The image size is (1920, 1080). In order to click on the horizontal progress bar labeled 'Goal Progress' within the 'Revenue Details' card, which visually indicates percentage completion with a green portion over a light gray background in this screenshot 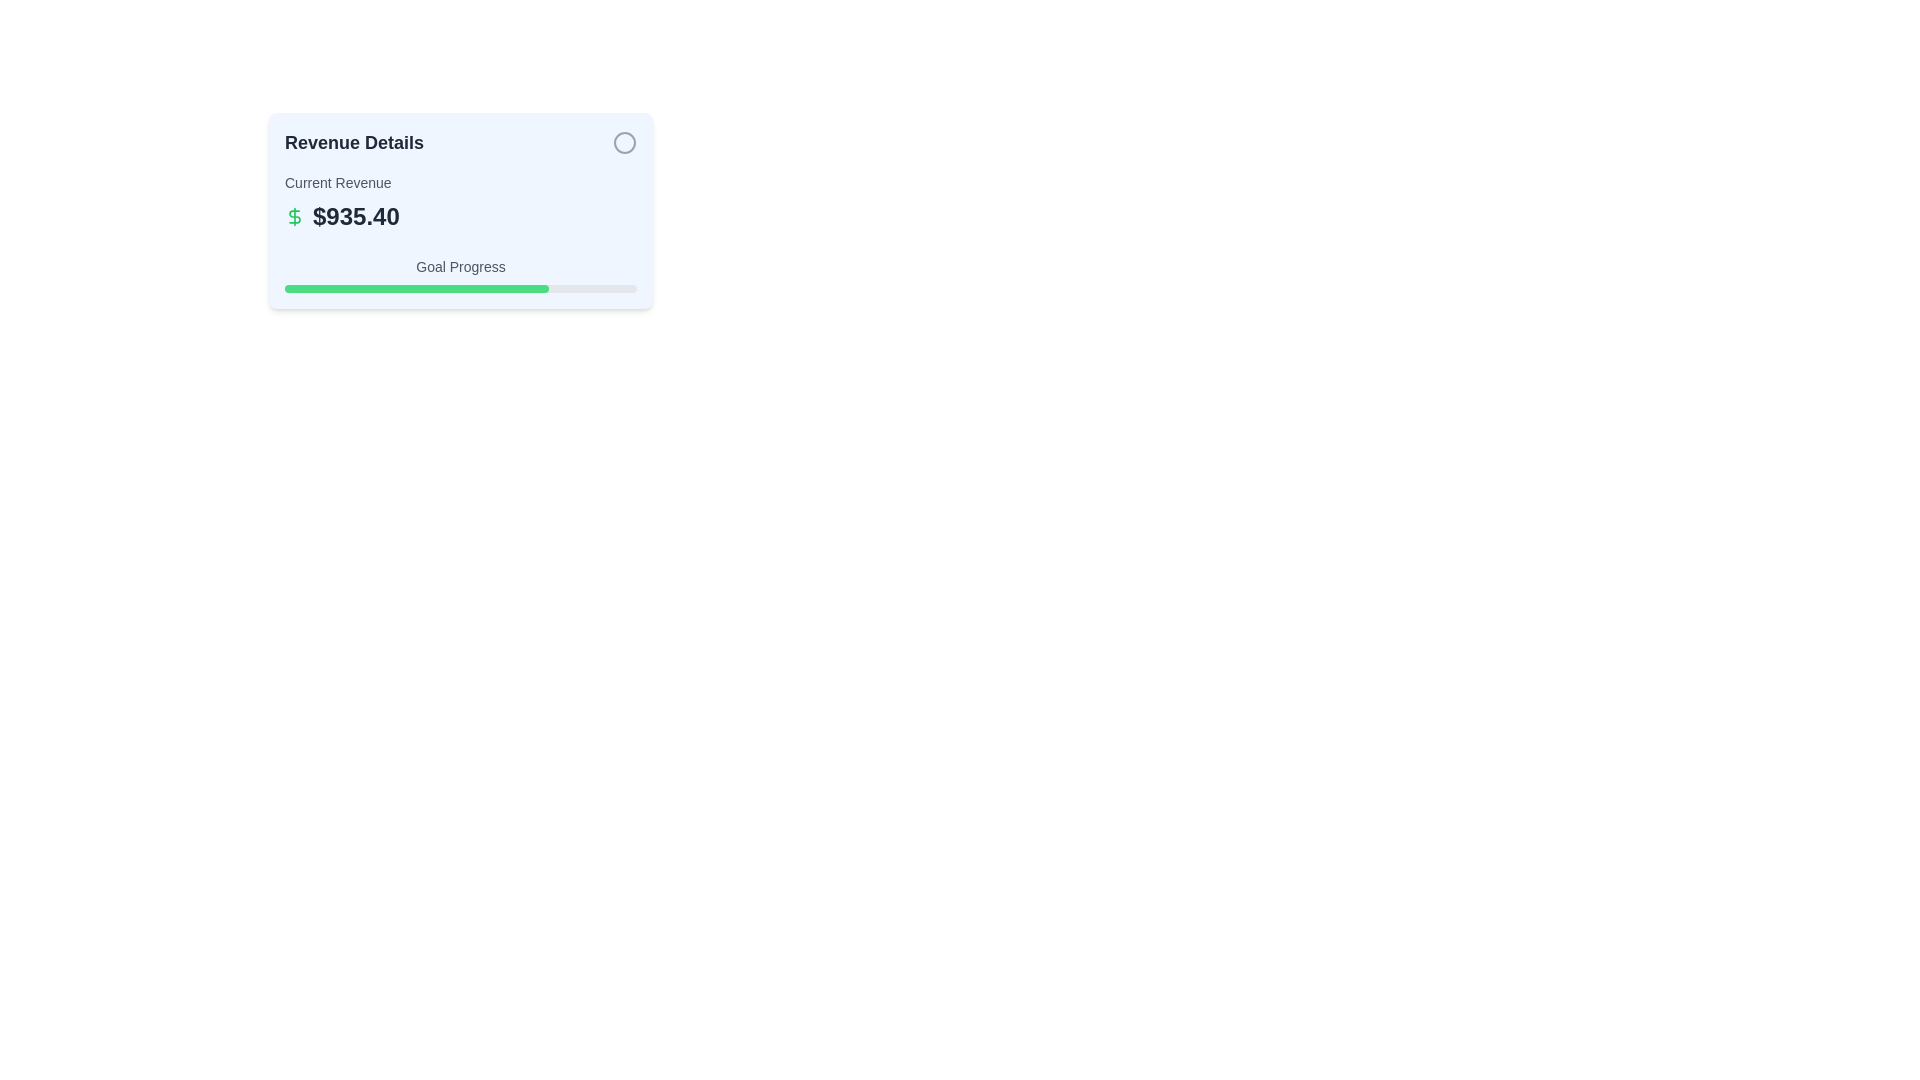, I will do `click(459, 274)`.